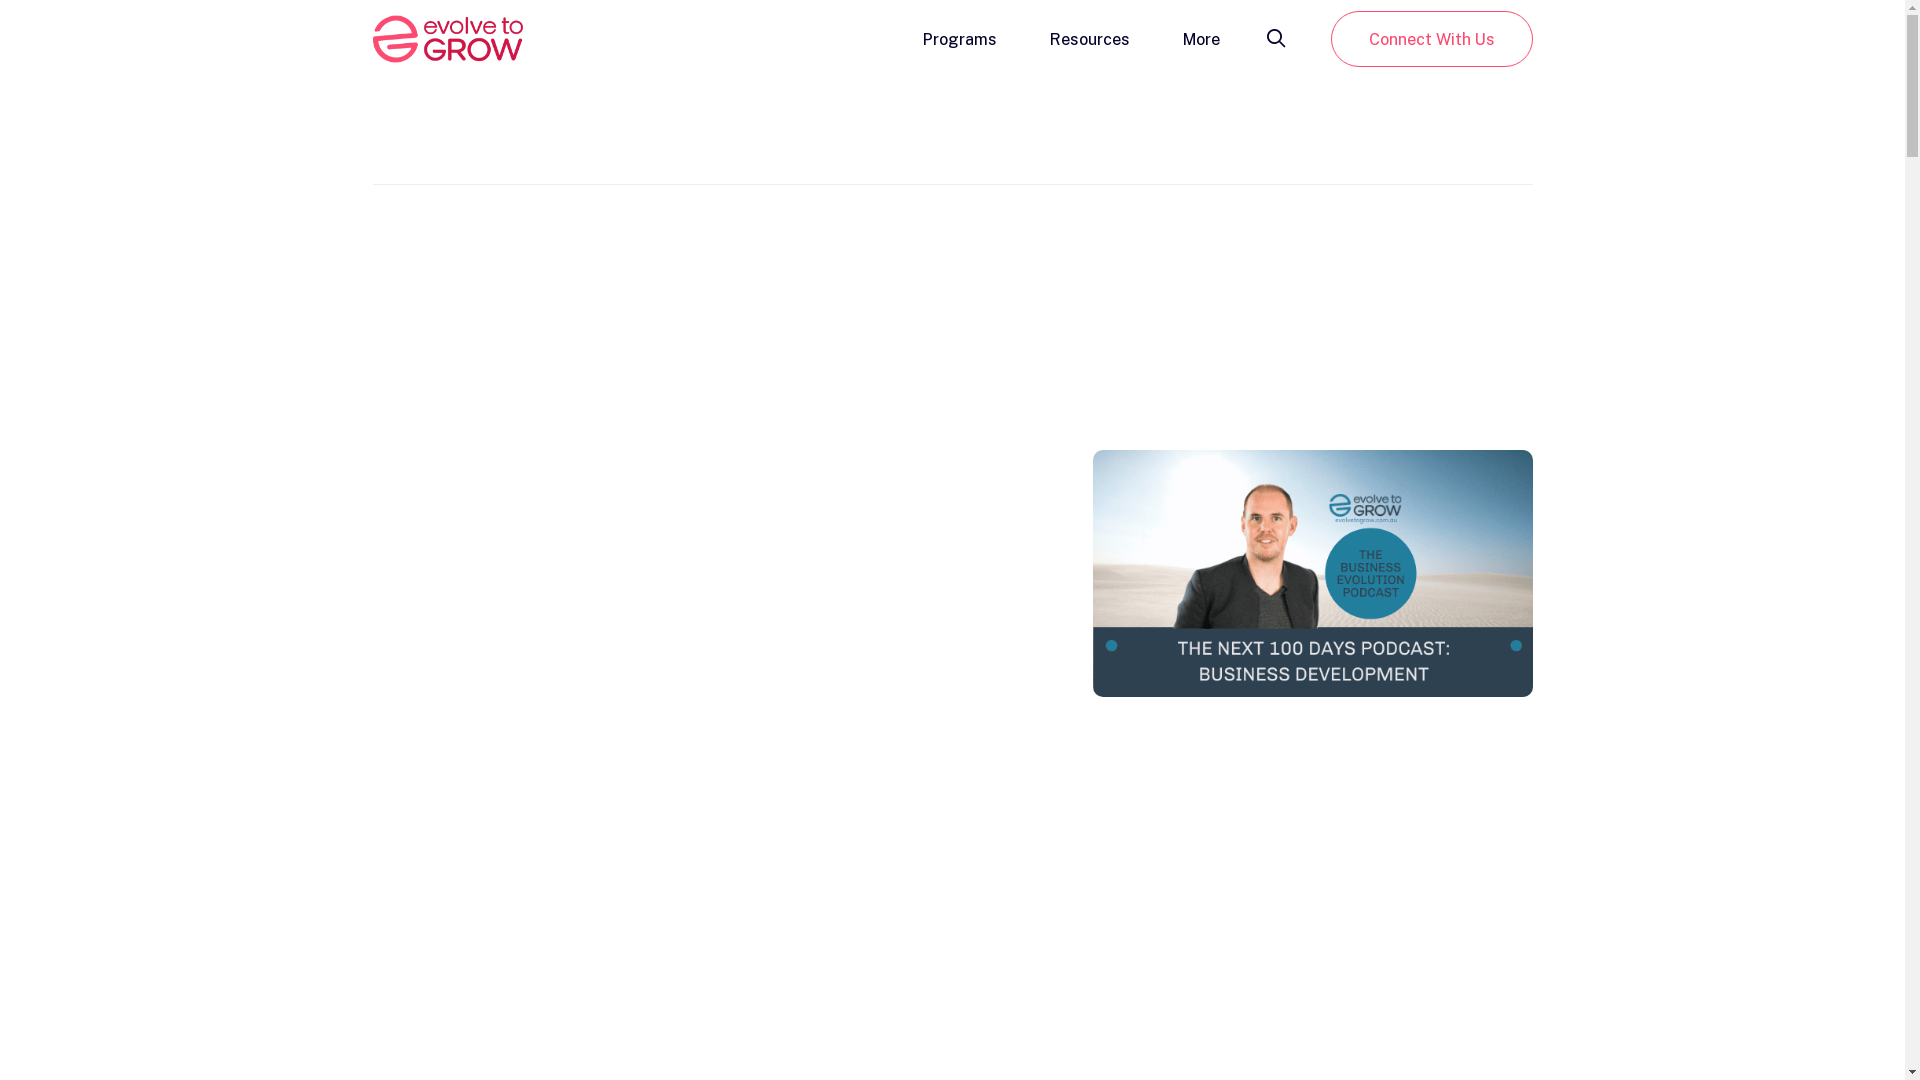 This screenshot has width=1920, height=1080. What do you see at coordinates (1429, 38) in the screenshot?
I see `'Connect With Us'` at bounding box center [1429, 38].